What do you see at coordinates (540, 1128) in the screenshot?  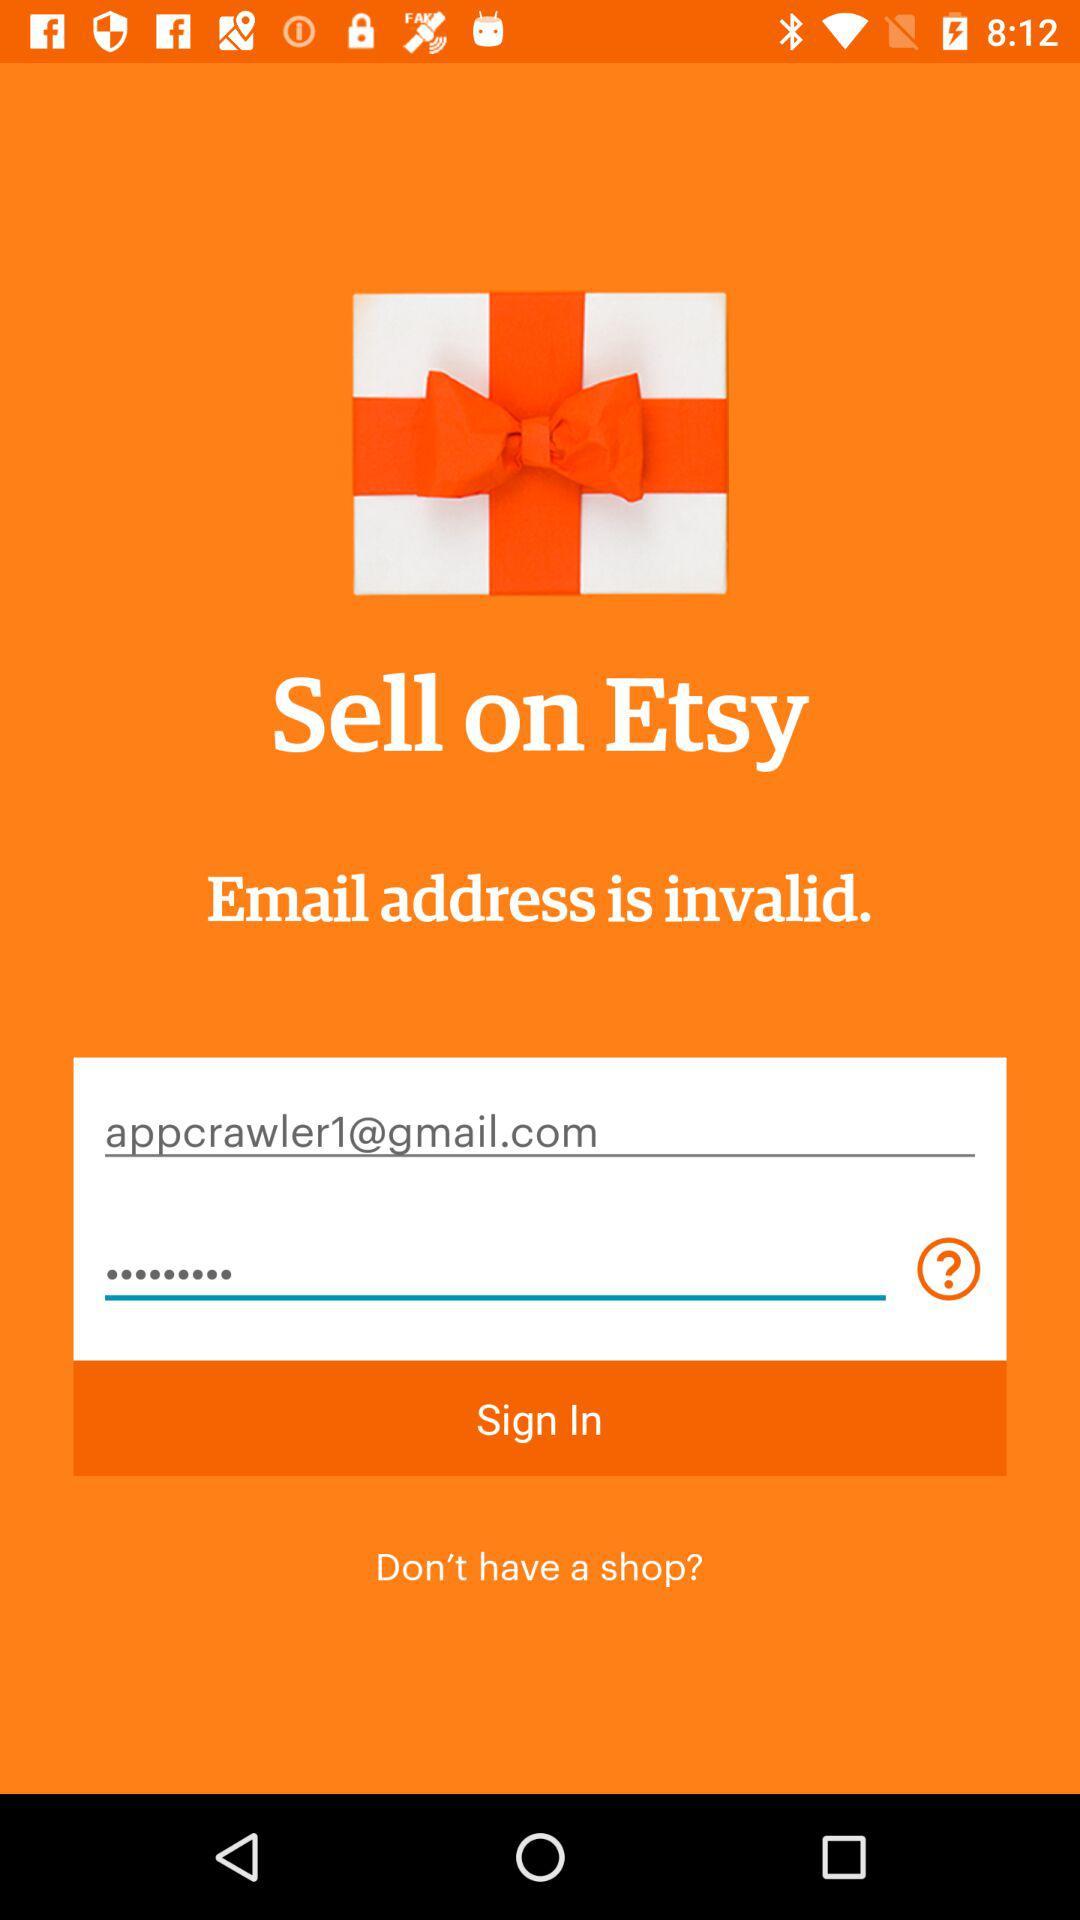 I see `appcrawler1@gmail.com icon` at bounding box center [540, 1128].